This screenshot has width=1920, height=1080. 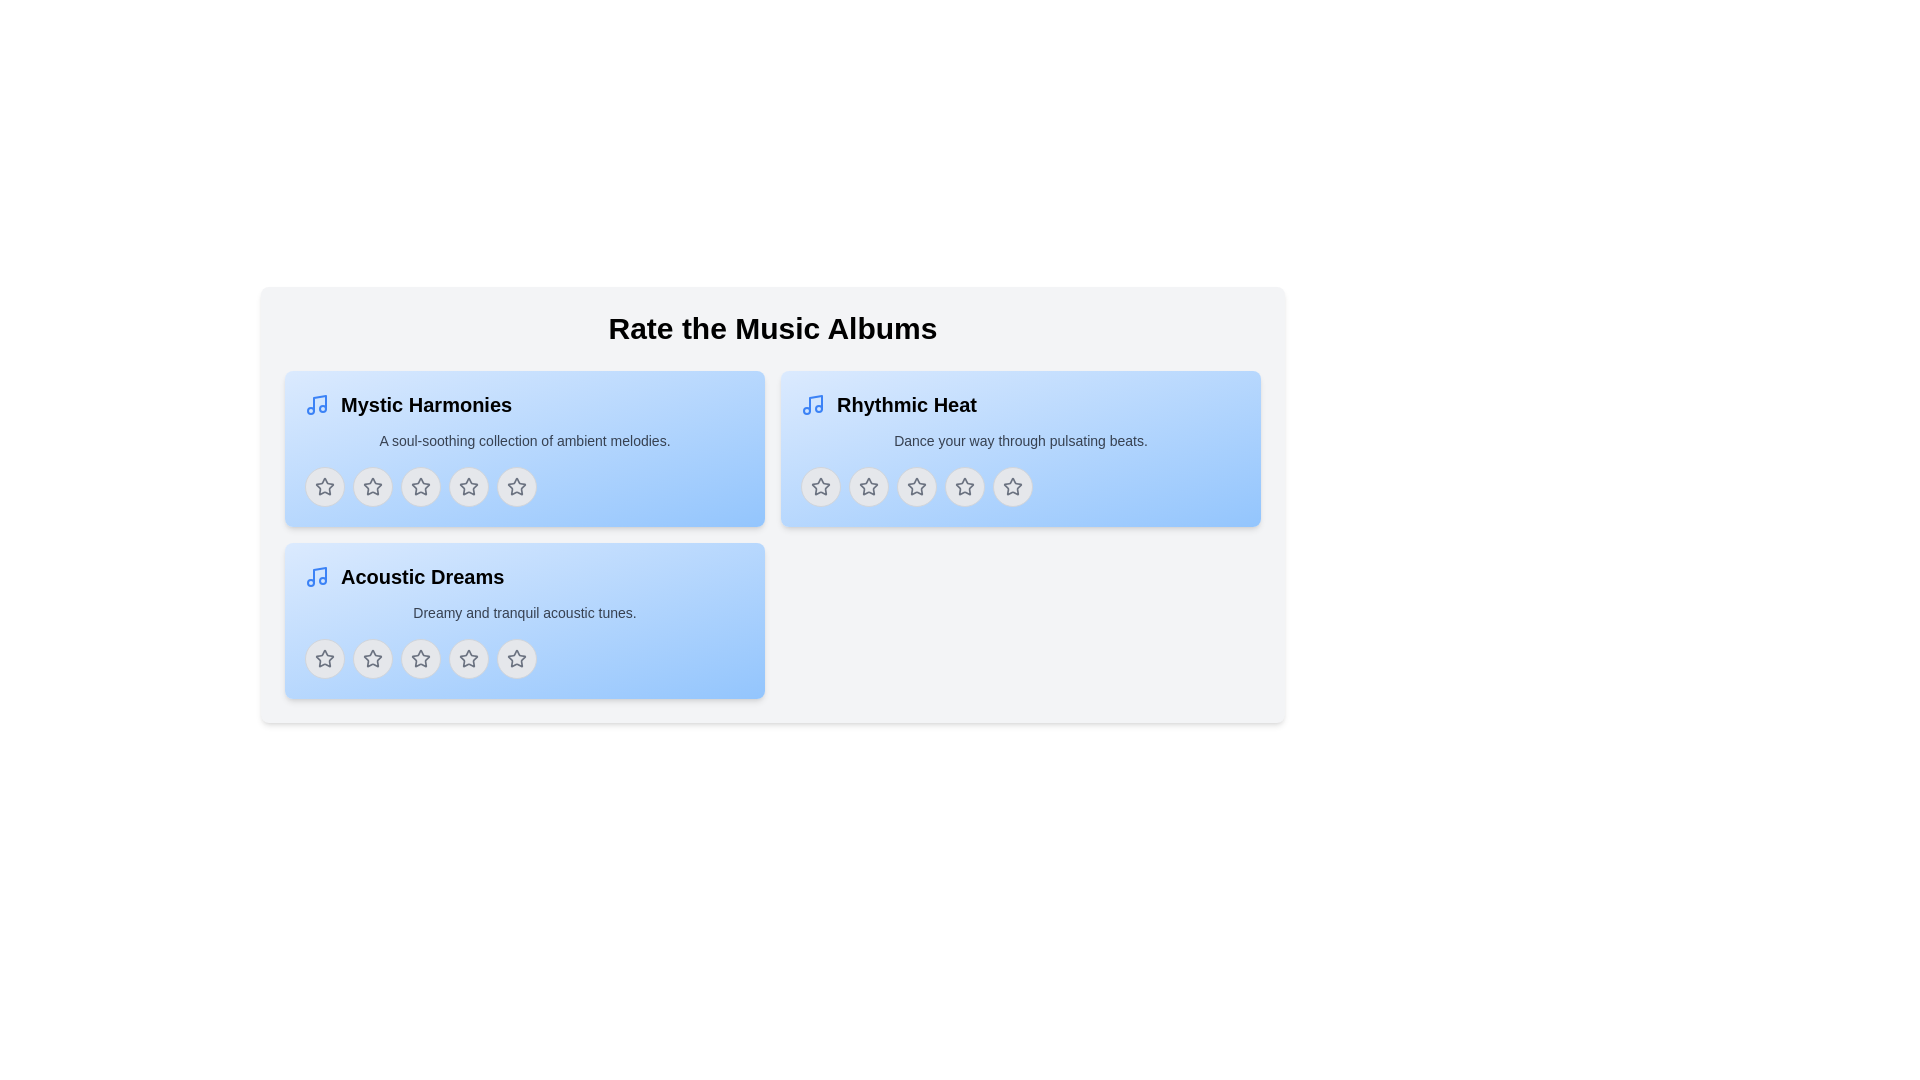 What do you see at coordinates (868, 486) in the screenshot?
I see `the first rating star for the 'Rhythmic Heat' album` at bounding box center [868, 486].